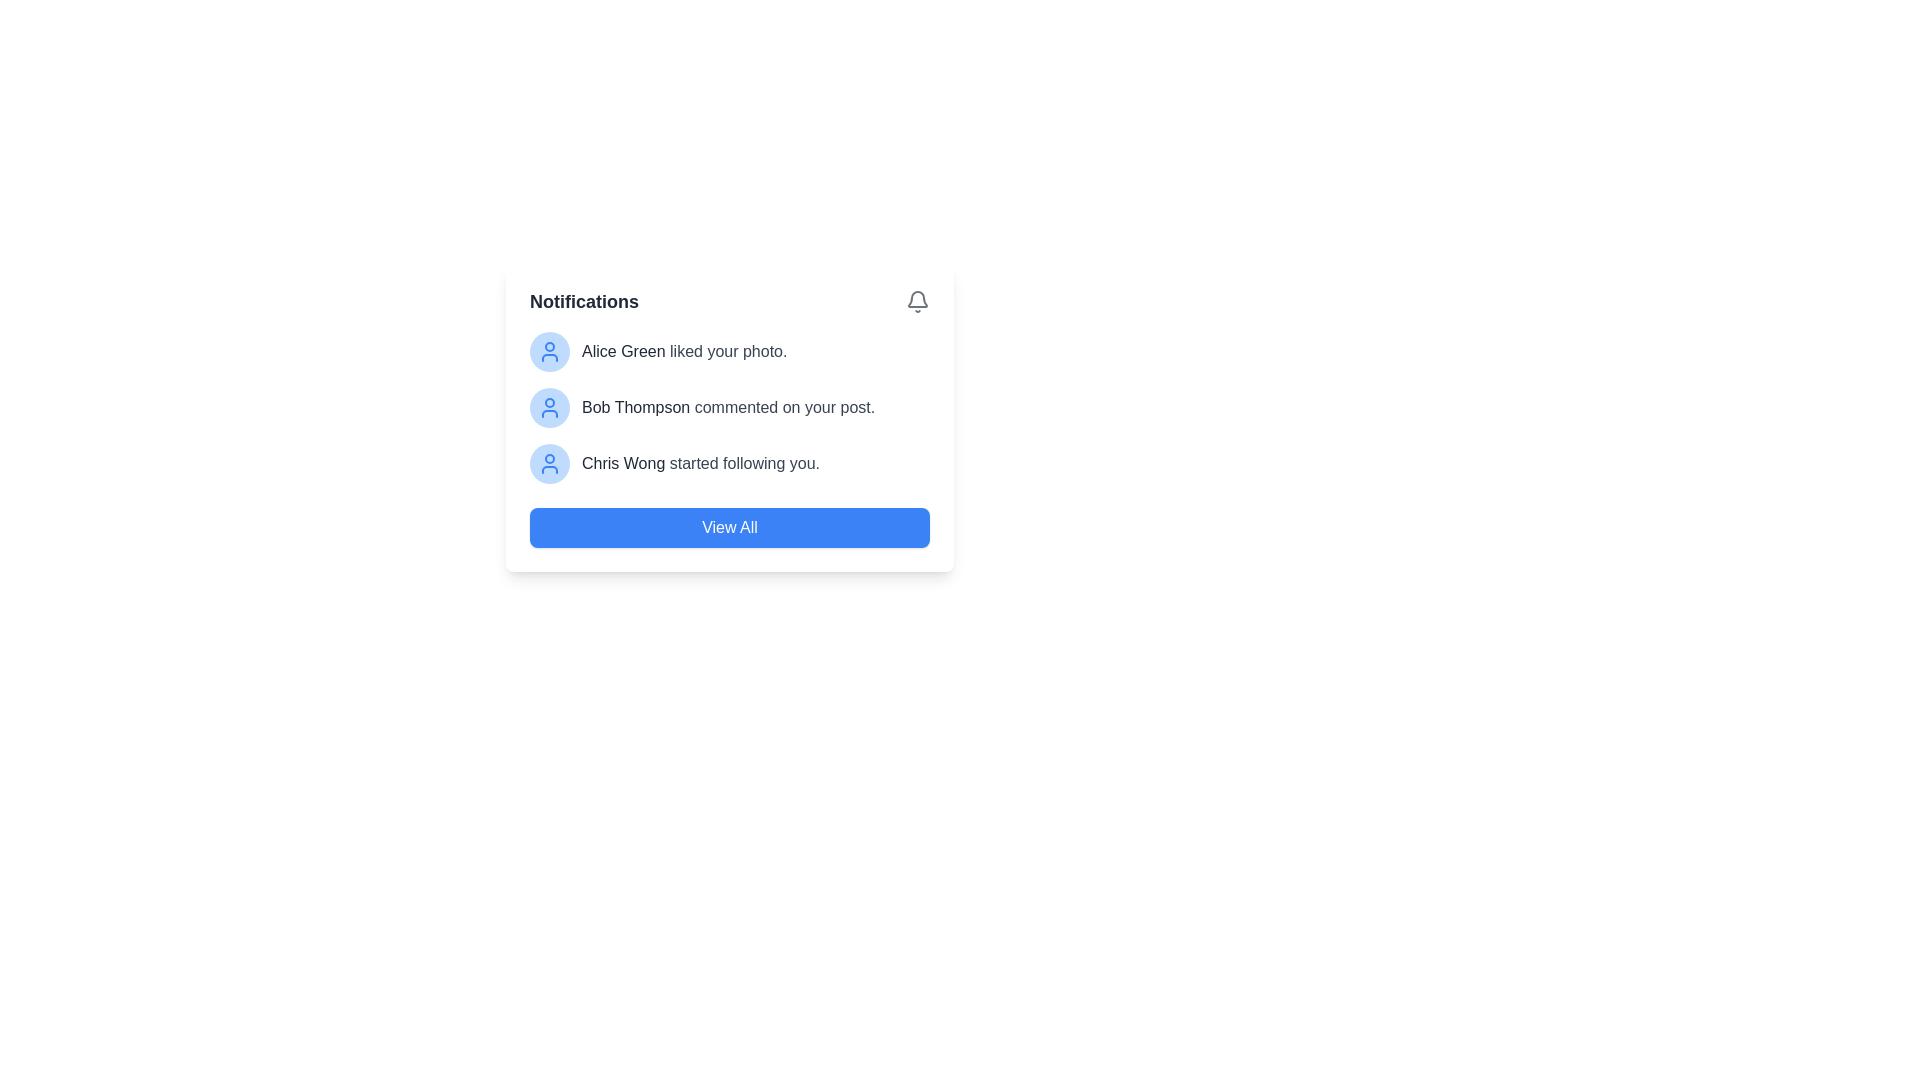  What do you see at coordinates (728, 407) in the screenshot?
I see `the notification item that reads 'Bob Thompson commented on your post.'` at bounding box center [728, 407].